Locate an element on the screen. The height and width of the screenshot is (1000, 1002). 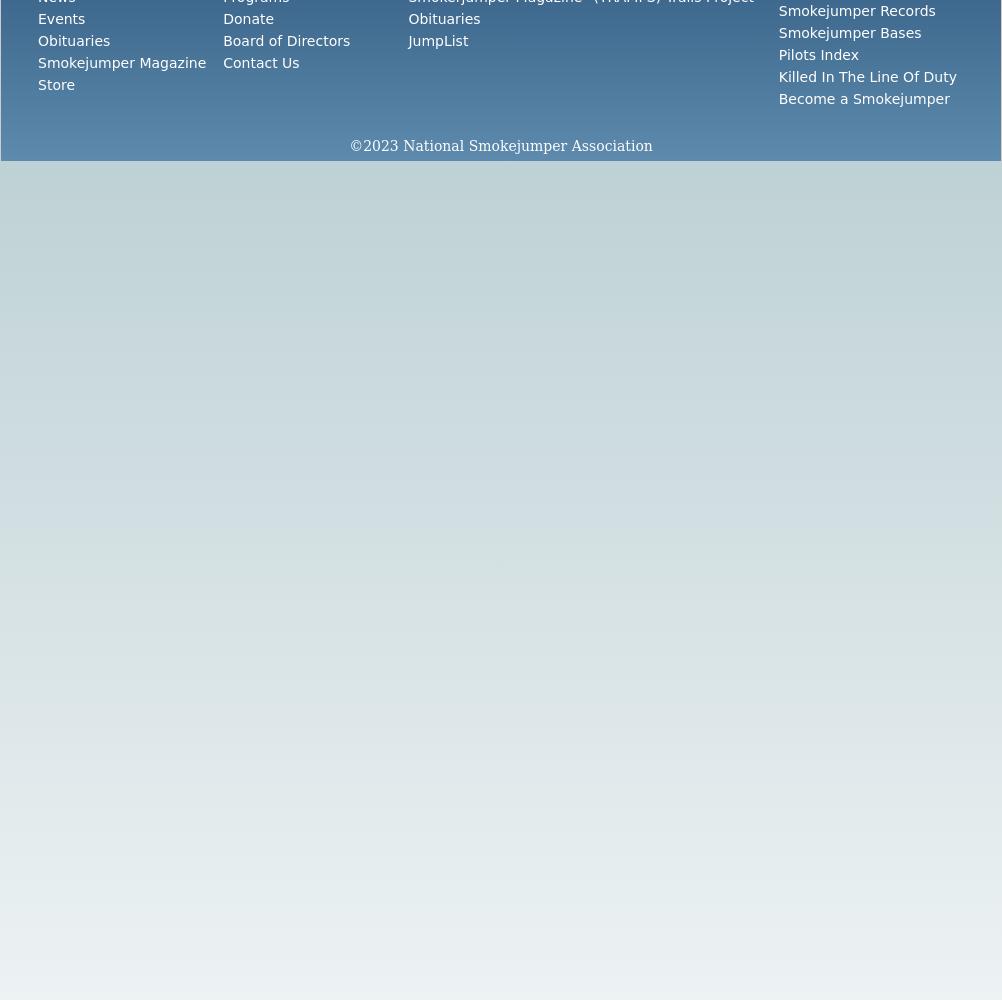
'Contact Us' is located at coordinates (260, 62).